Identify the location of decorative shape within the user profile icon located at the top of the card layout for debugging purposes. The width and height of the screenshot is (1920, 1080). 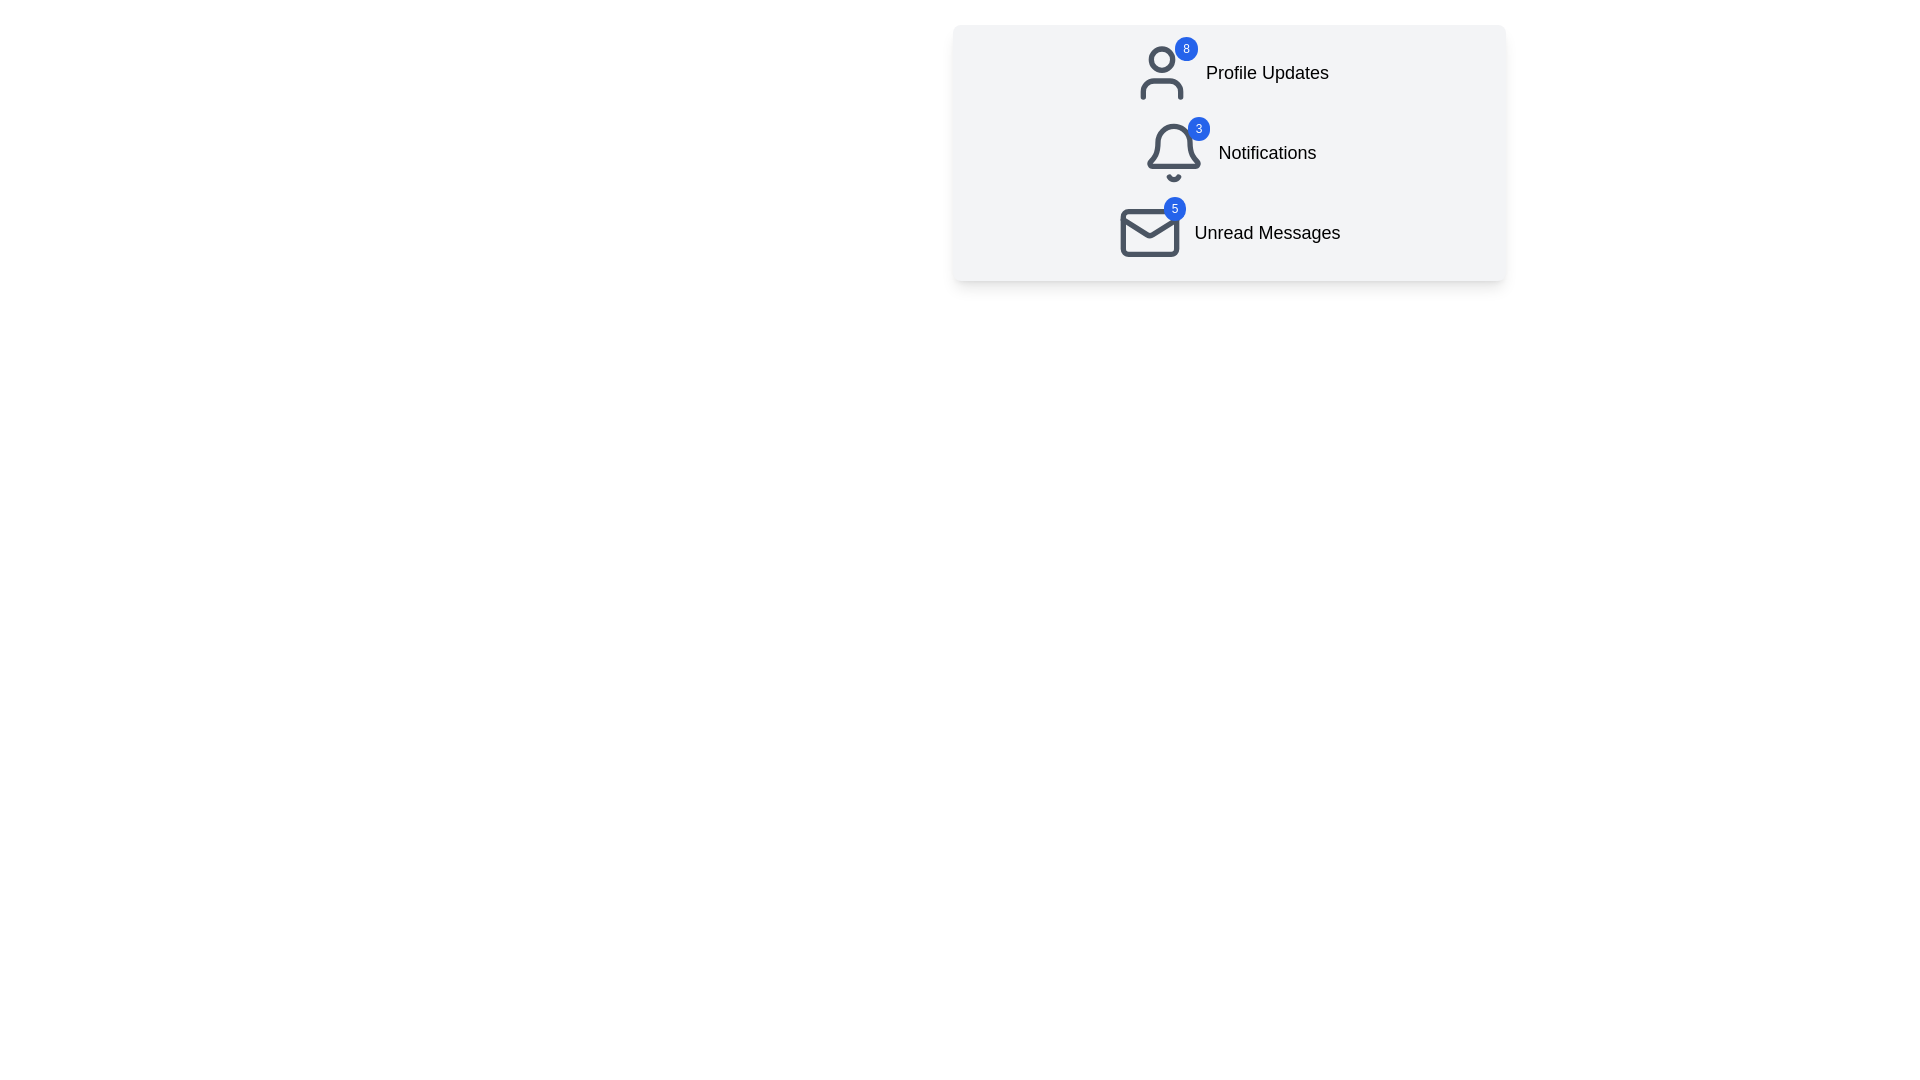
(1161, 87).